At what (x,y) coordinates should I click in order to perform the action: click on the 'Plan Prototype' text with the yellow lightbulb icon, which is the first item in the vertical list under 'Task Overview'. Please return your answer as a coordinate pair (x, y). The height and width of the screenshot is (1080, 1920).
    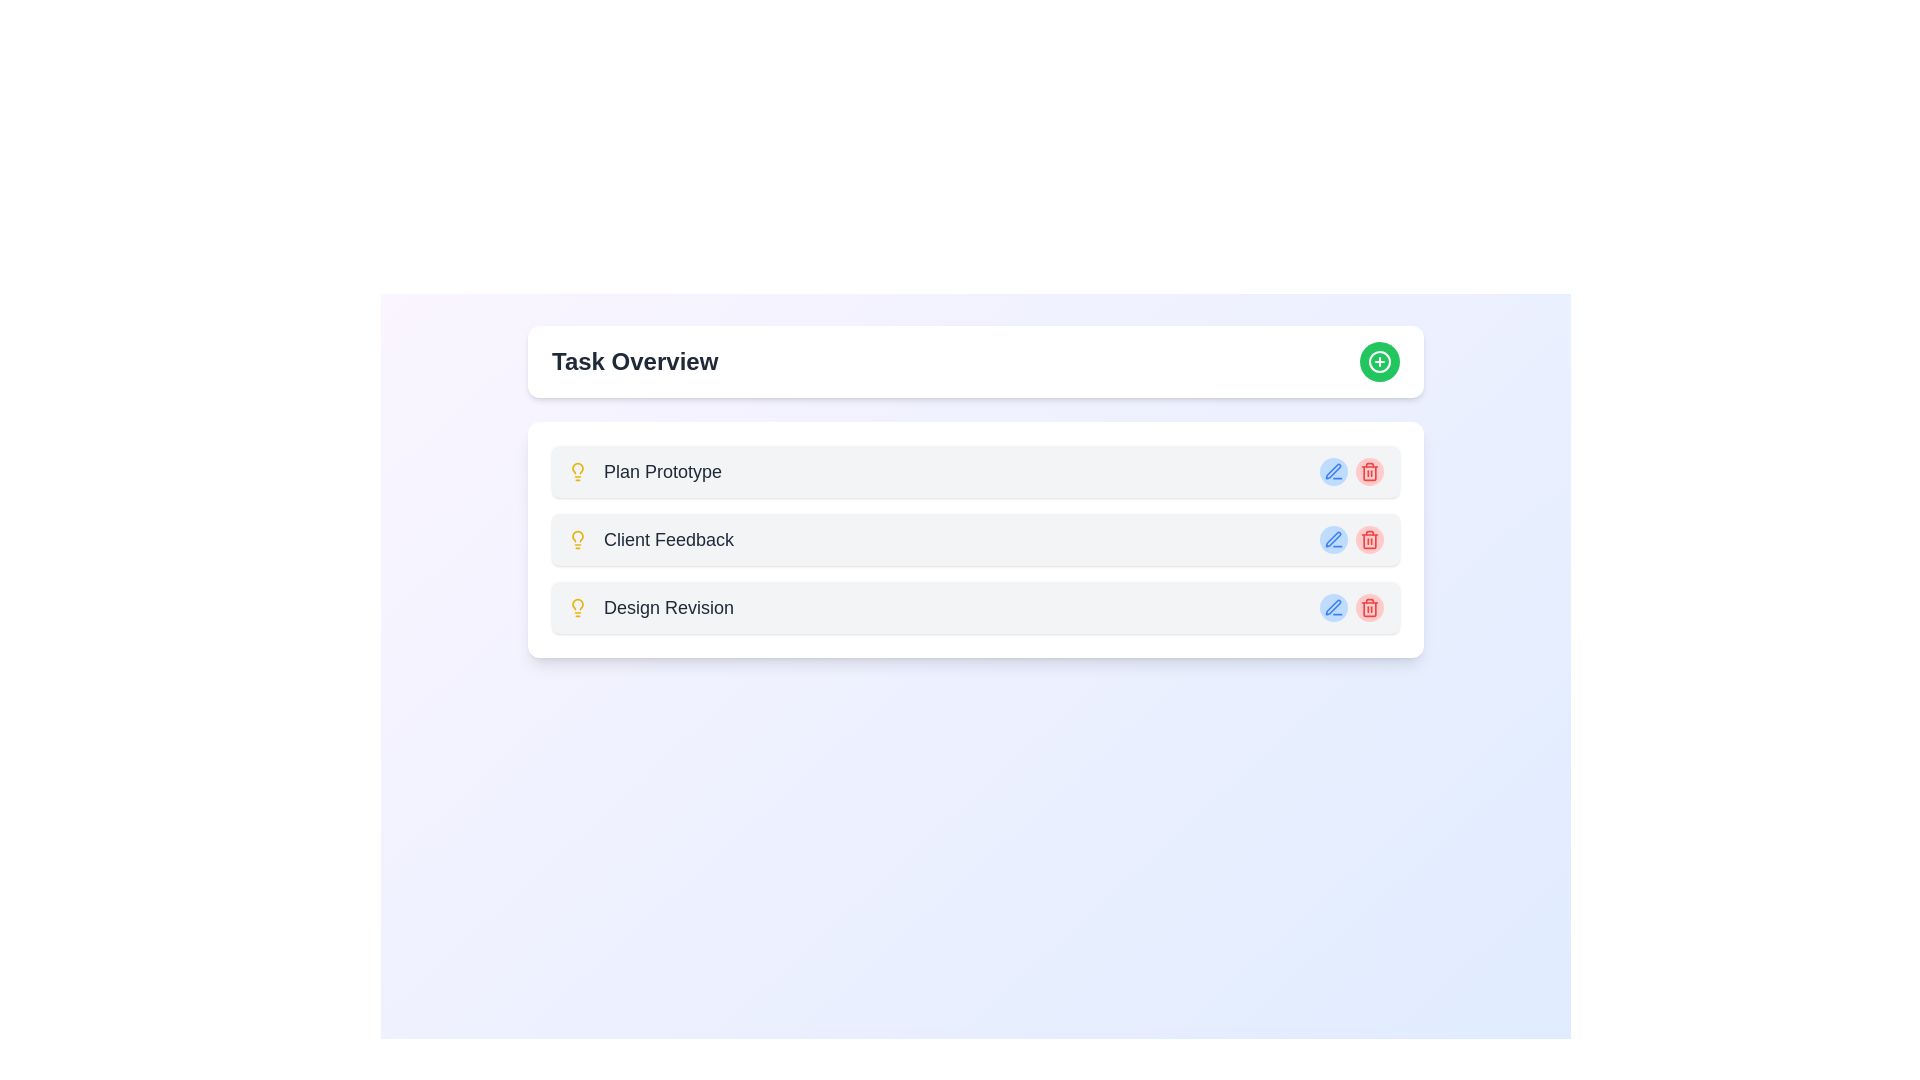
    Looking at the image, I should click on (645, 471).